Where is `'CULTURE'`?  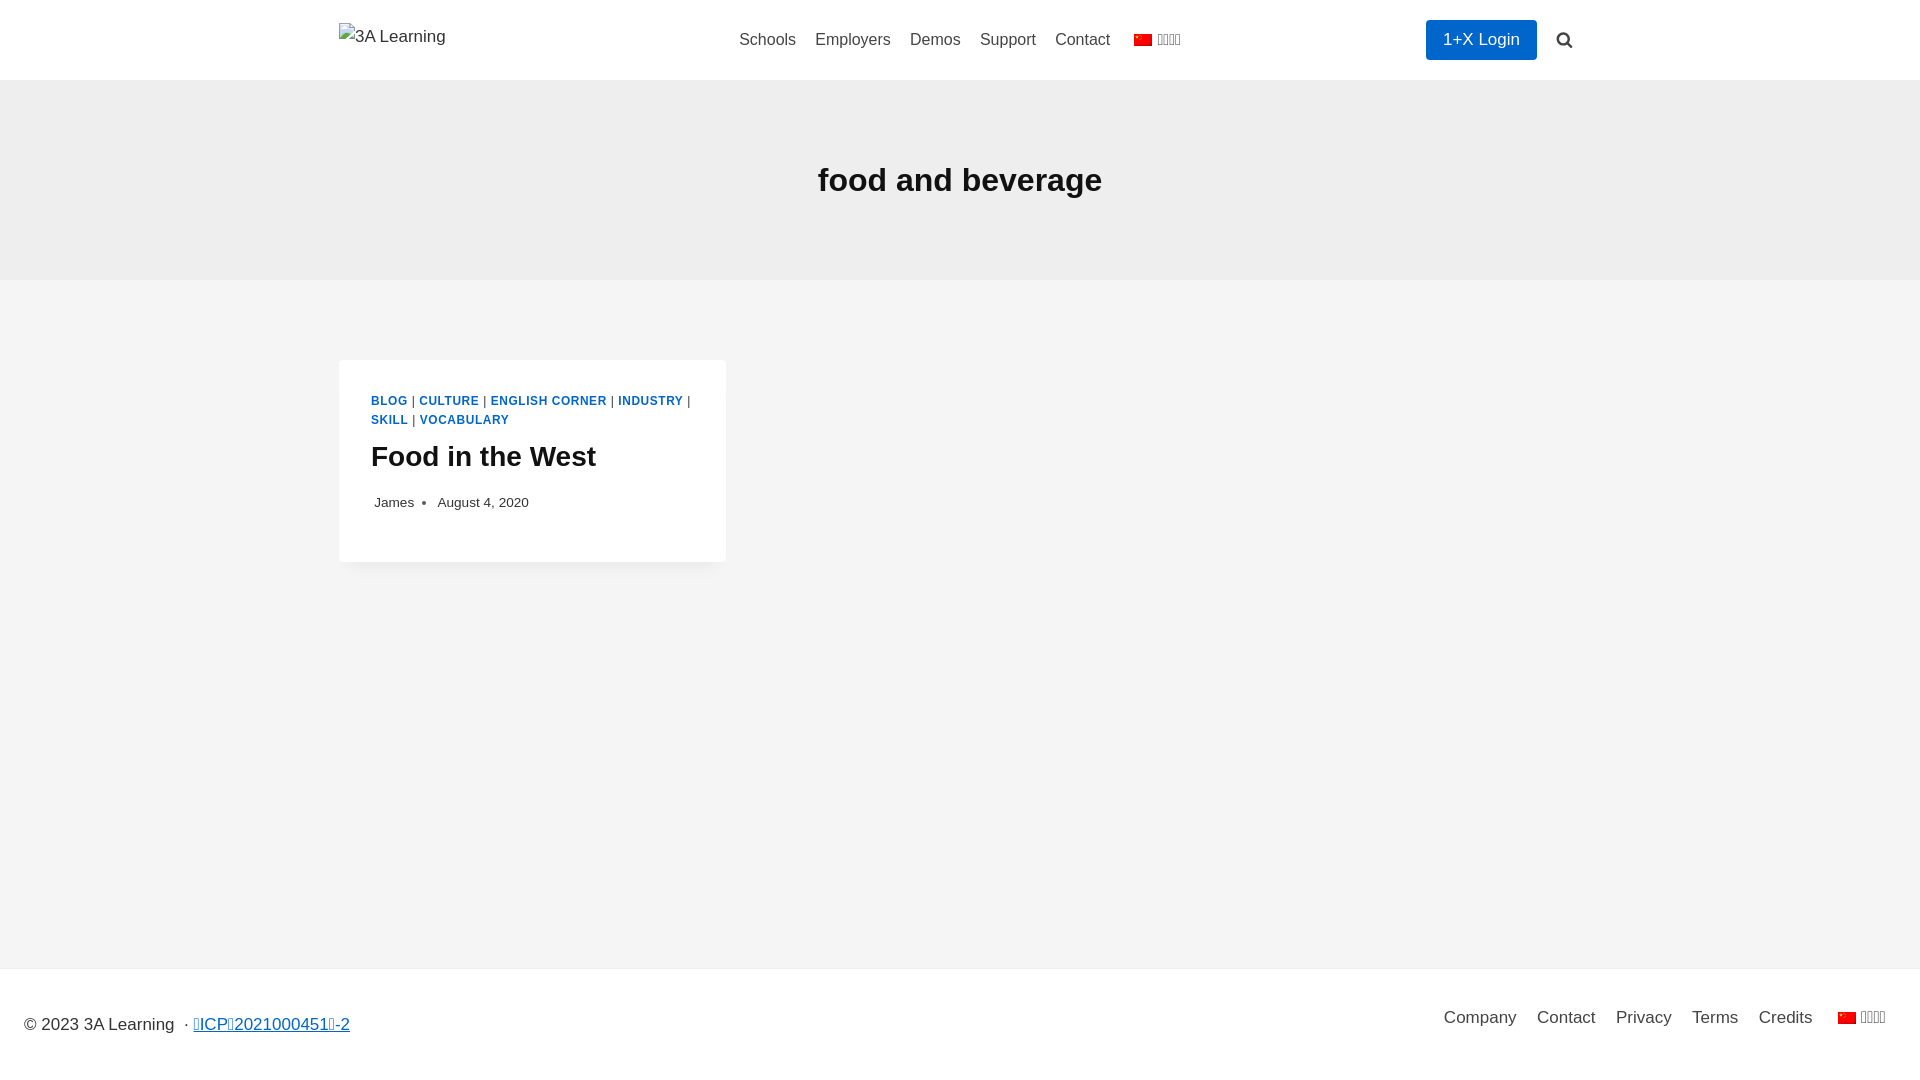 'CULTURE' is located at coordinates (448, 401).